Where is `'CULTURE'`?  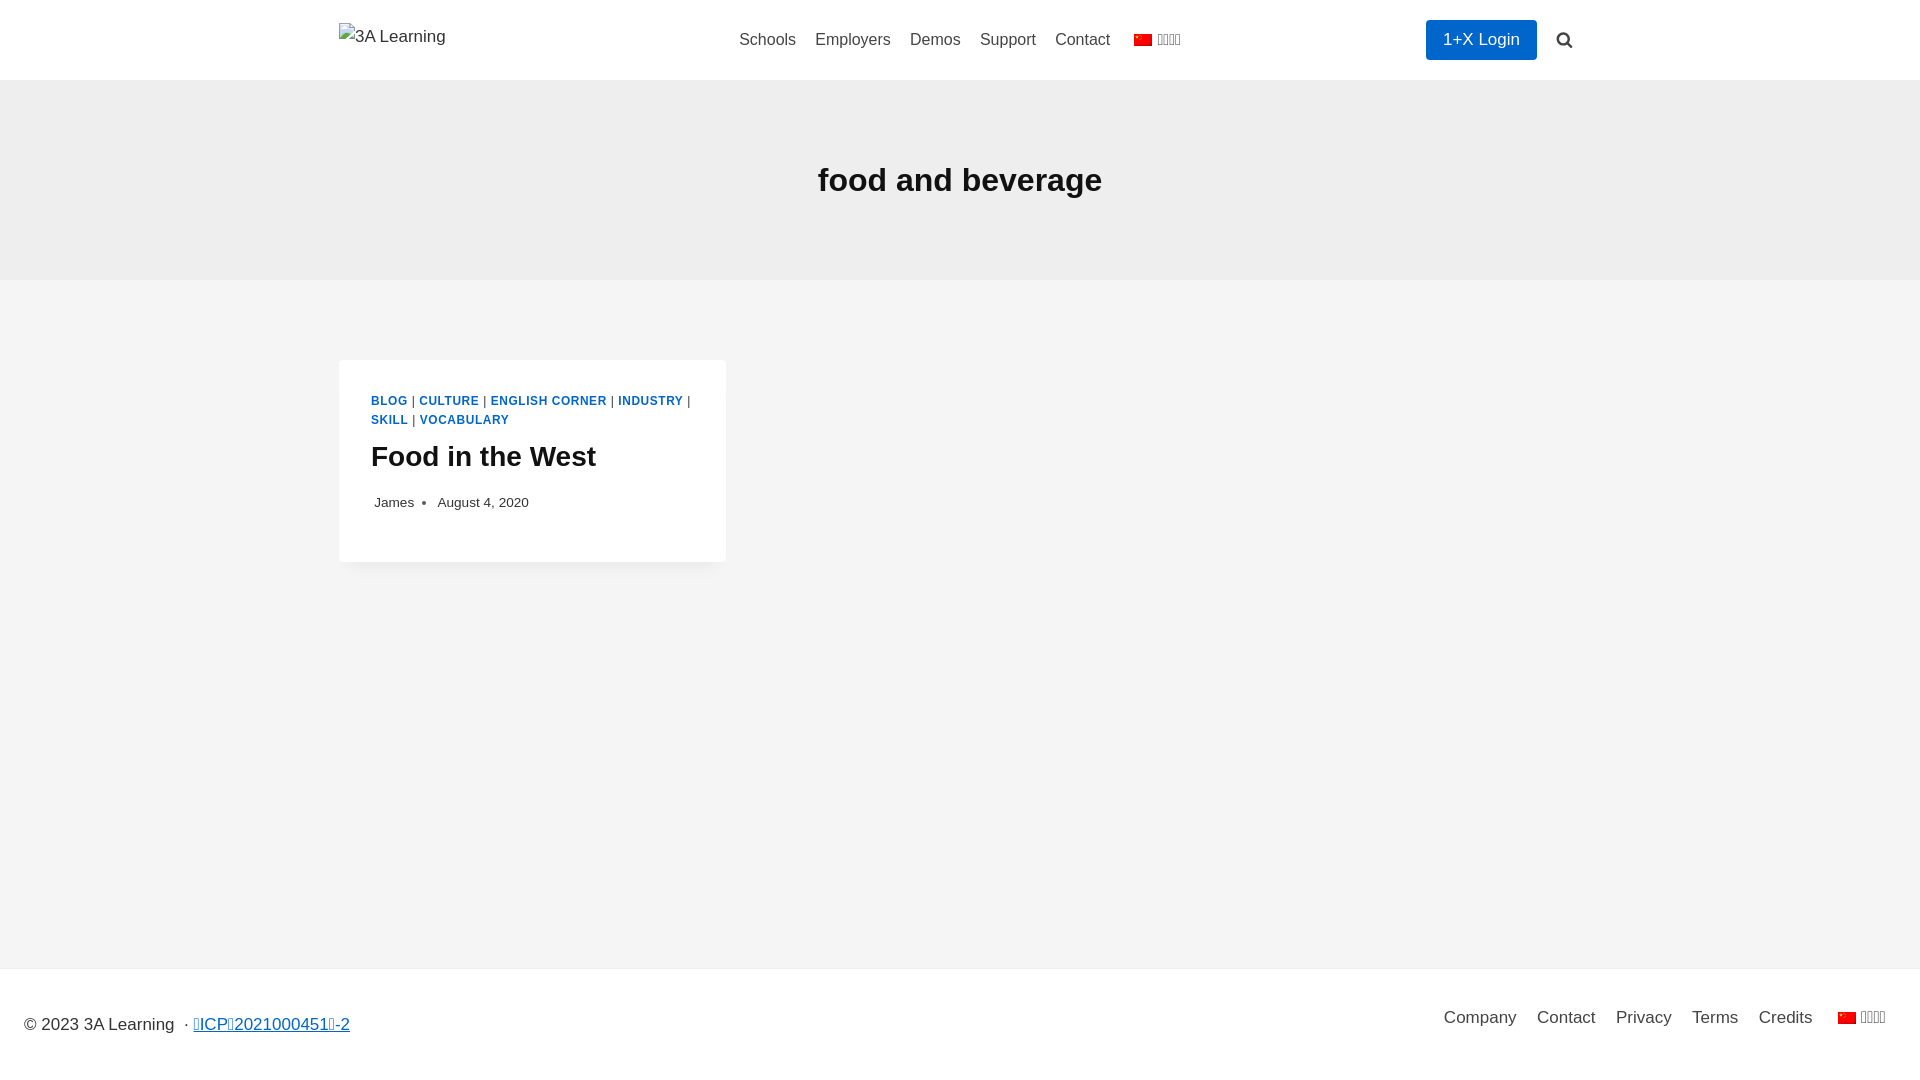 'CULTURE' is located at coordinates (448, 401).